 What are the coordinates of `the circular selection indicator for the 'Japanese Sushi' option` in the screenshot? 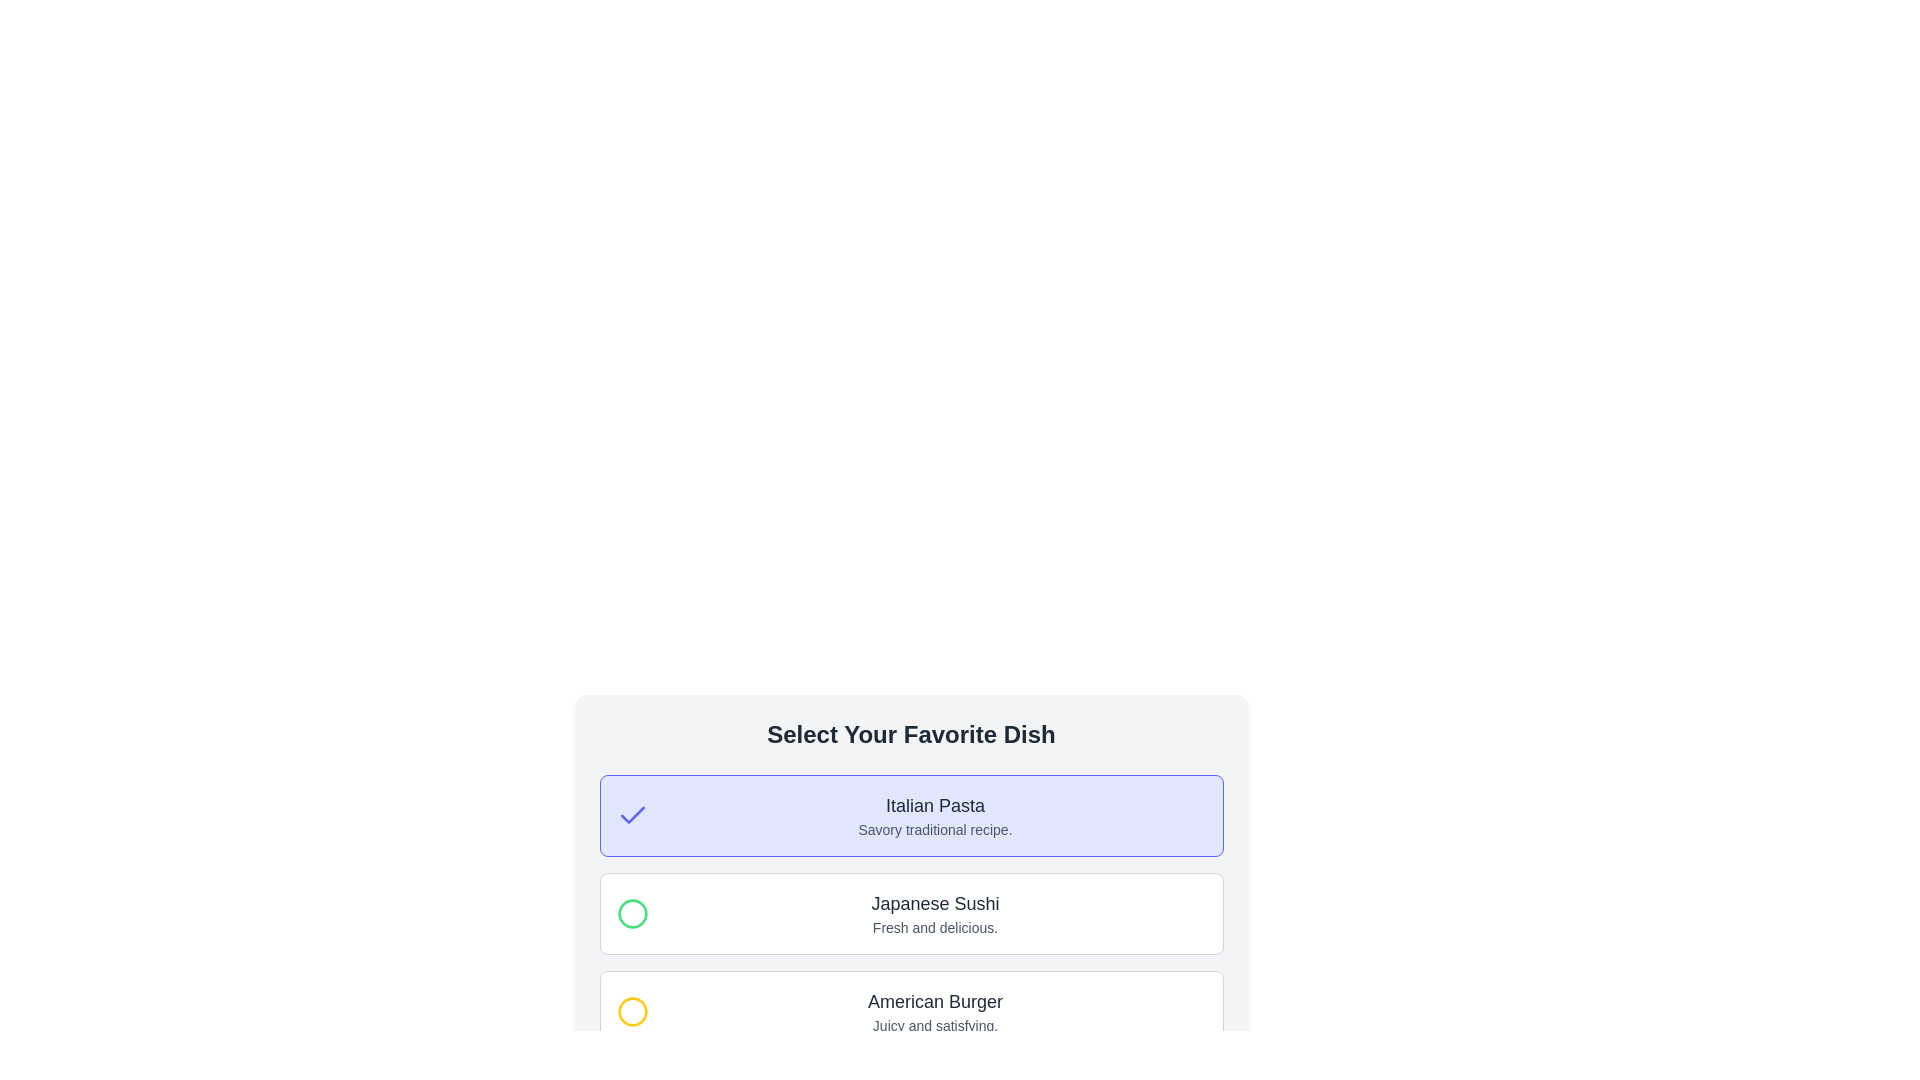 It's located at (631, 914).